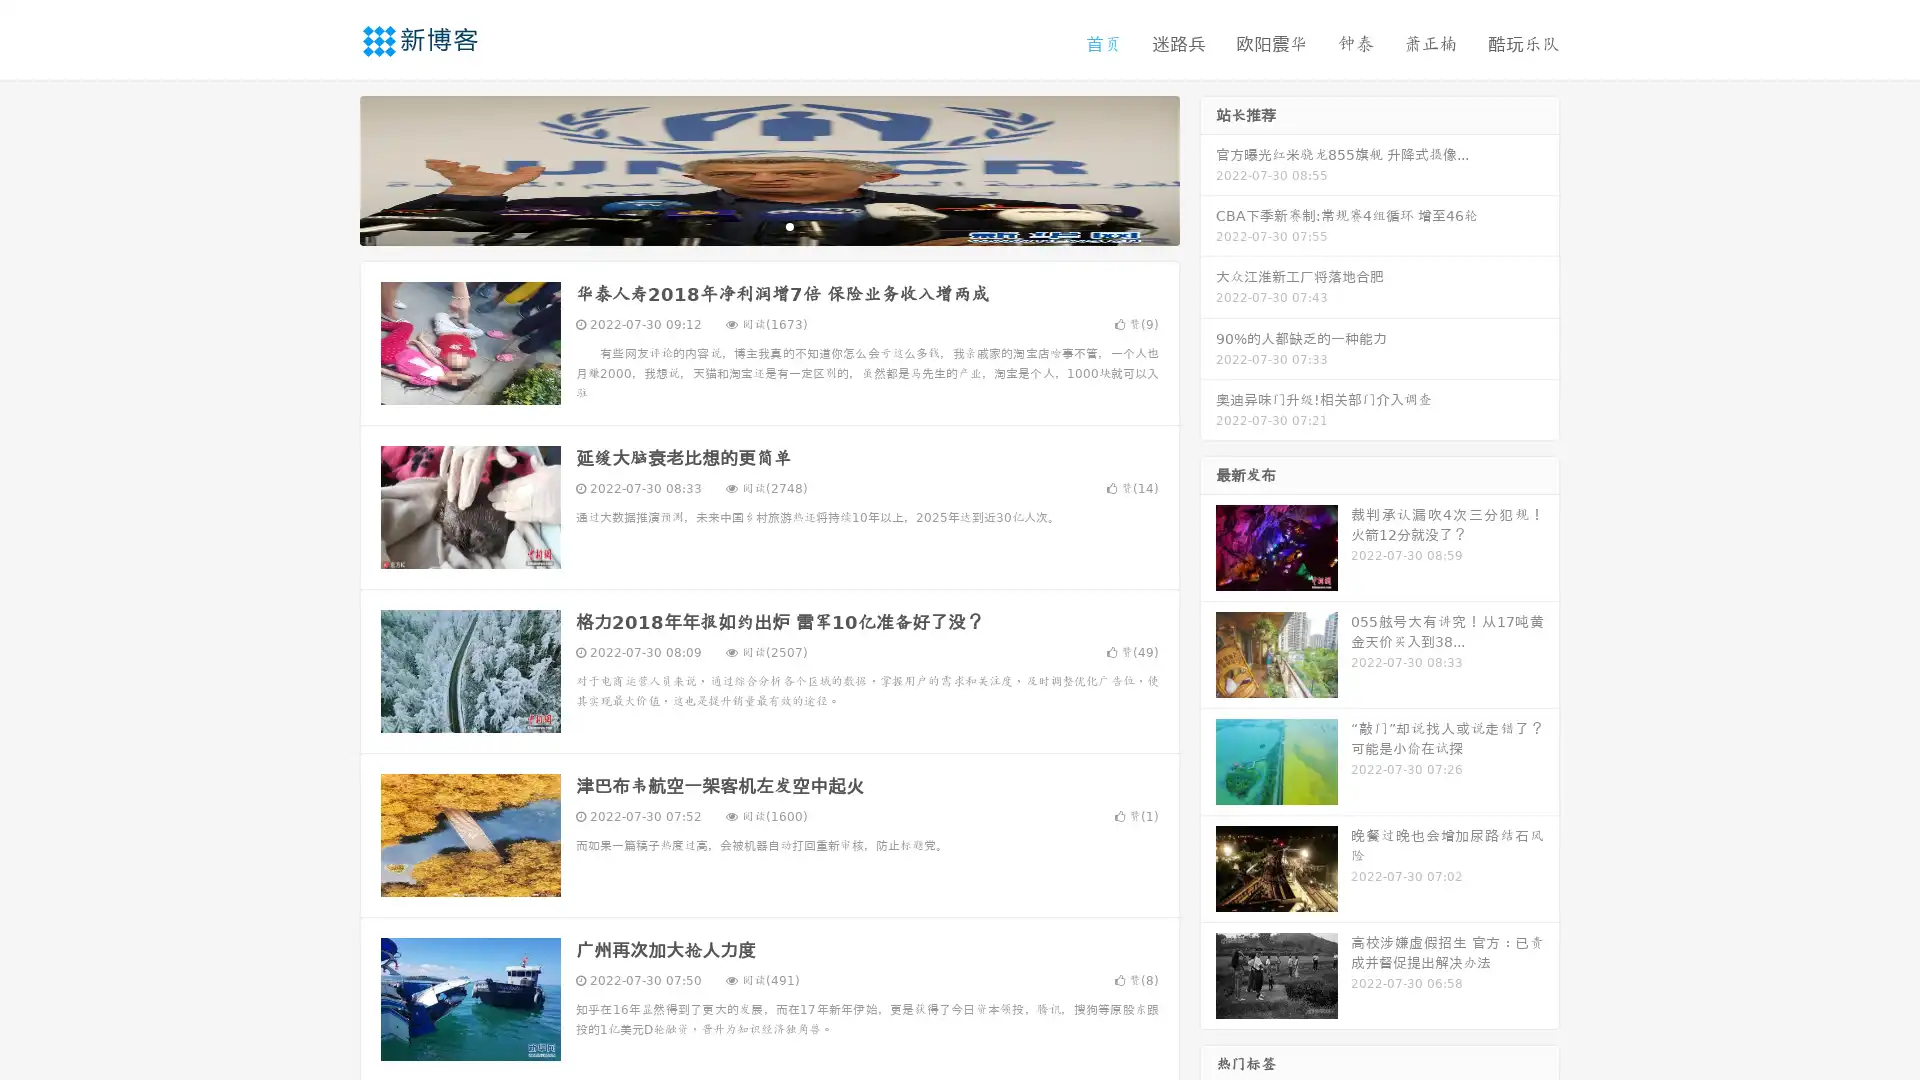 Image resolution: width=1920 pixels, height=1080 pixels. I want to click on Go to slide 1, so click(748, 225).